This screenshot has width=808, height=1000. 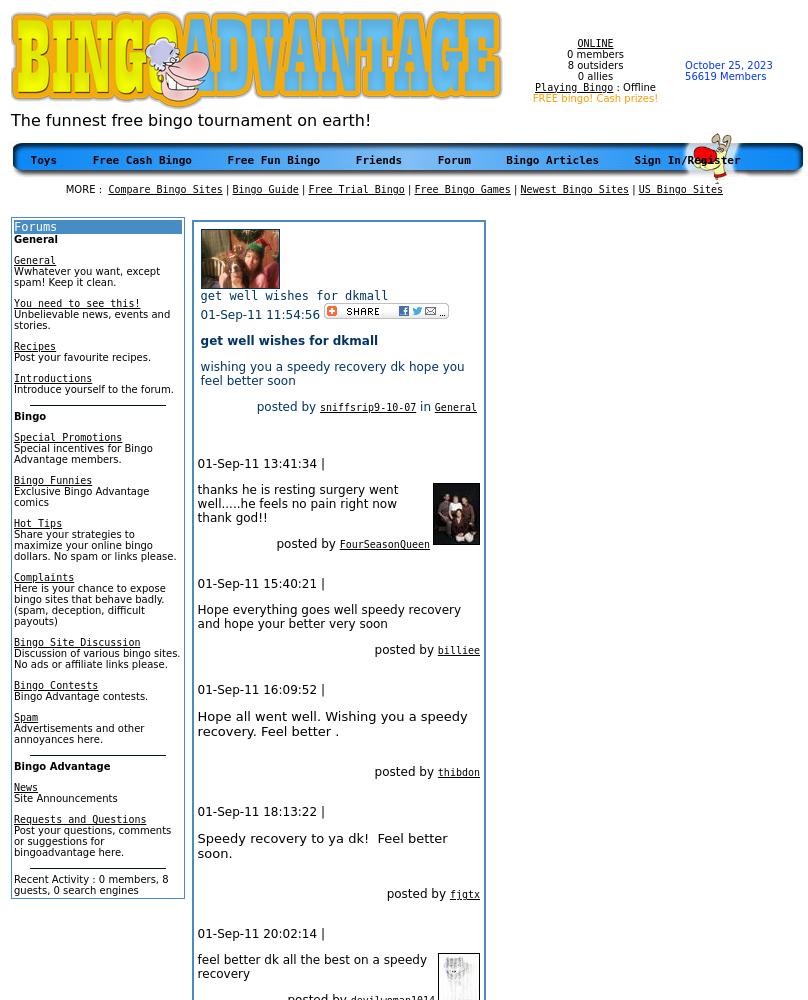 What do you see at coordinates (34, 345) in the screenshot?
I see `'Recipes'` at bounding box center [34, 345].